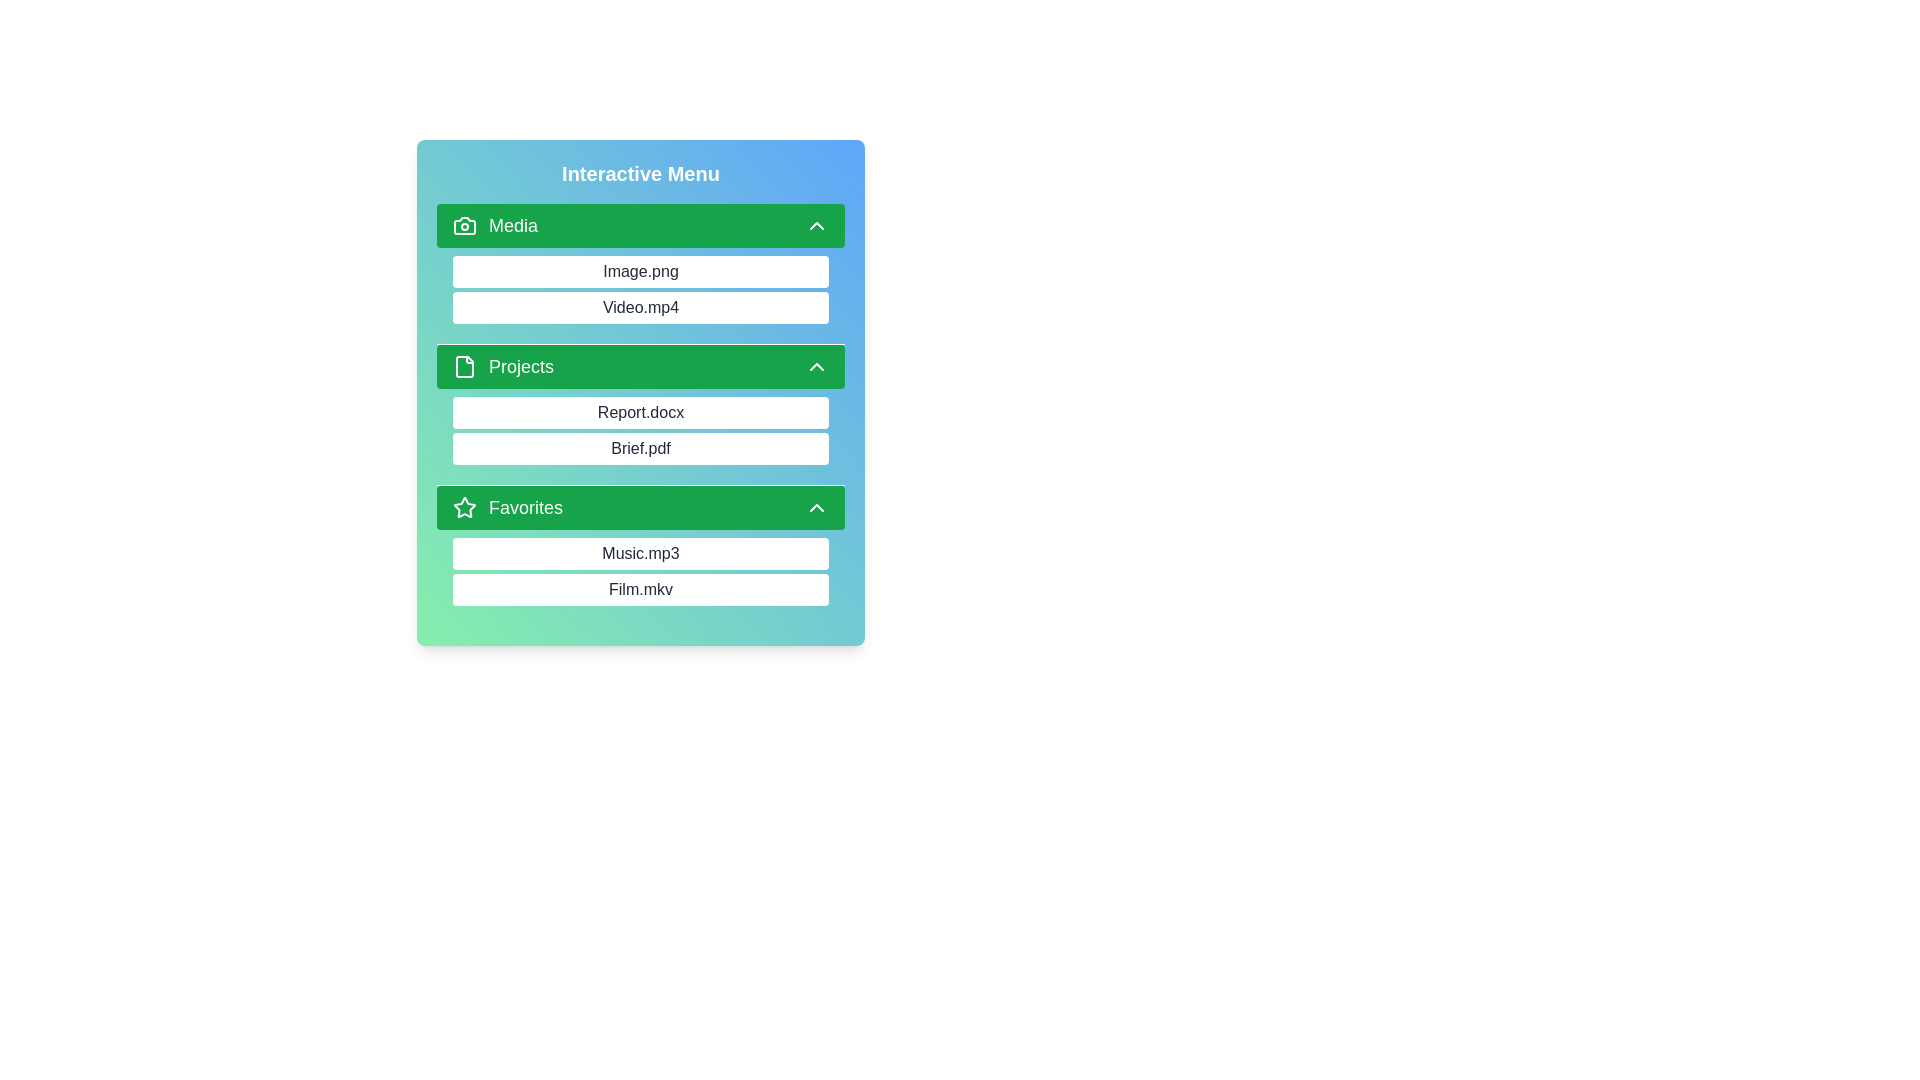  Describe the element at coordinates (641, 308) in the screenshot. I see `the item Video.mp4 to observe its hover effect` at that location.